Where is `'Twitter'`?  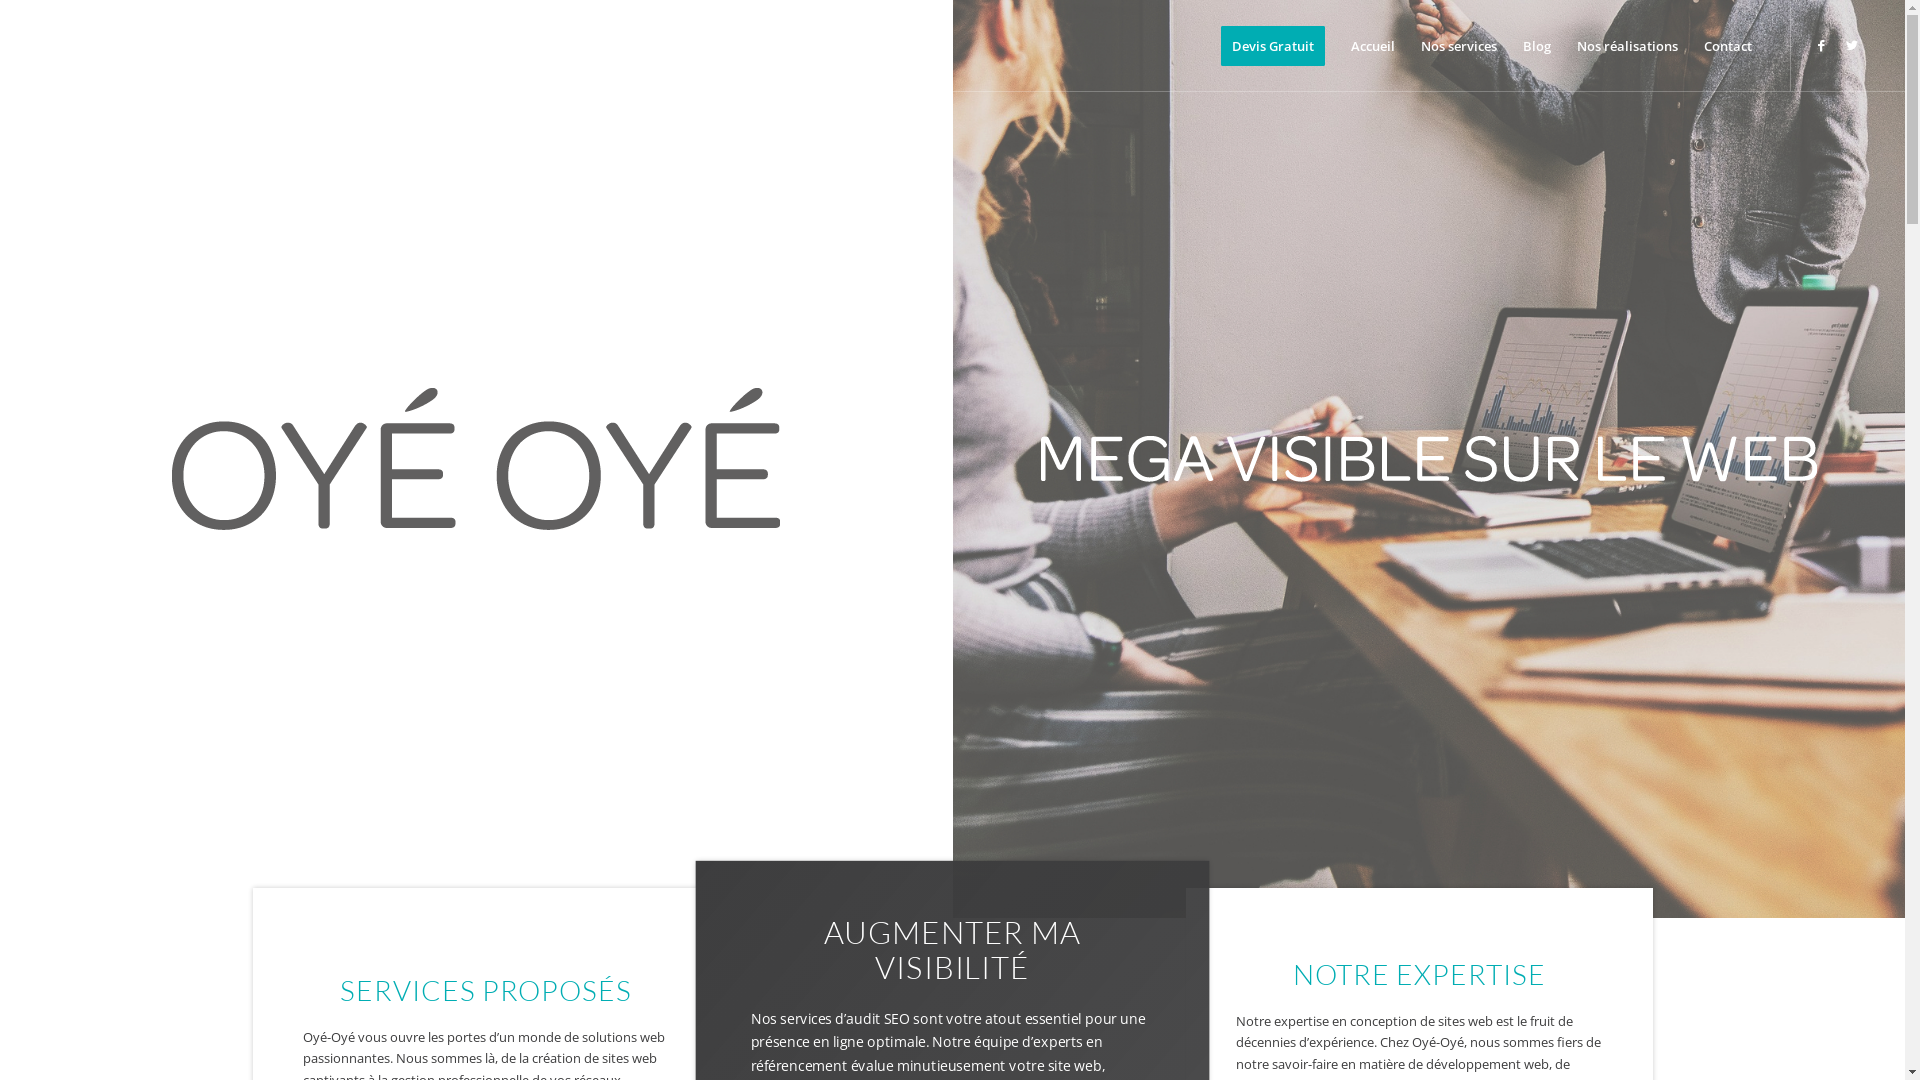 'Twitter' is located at coordinates (1851, 45).